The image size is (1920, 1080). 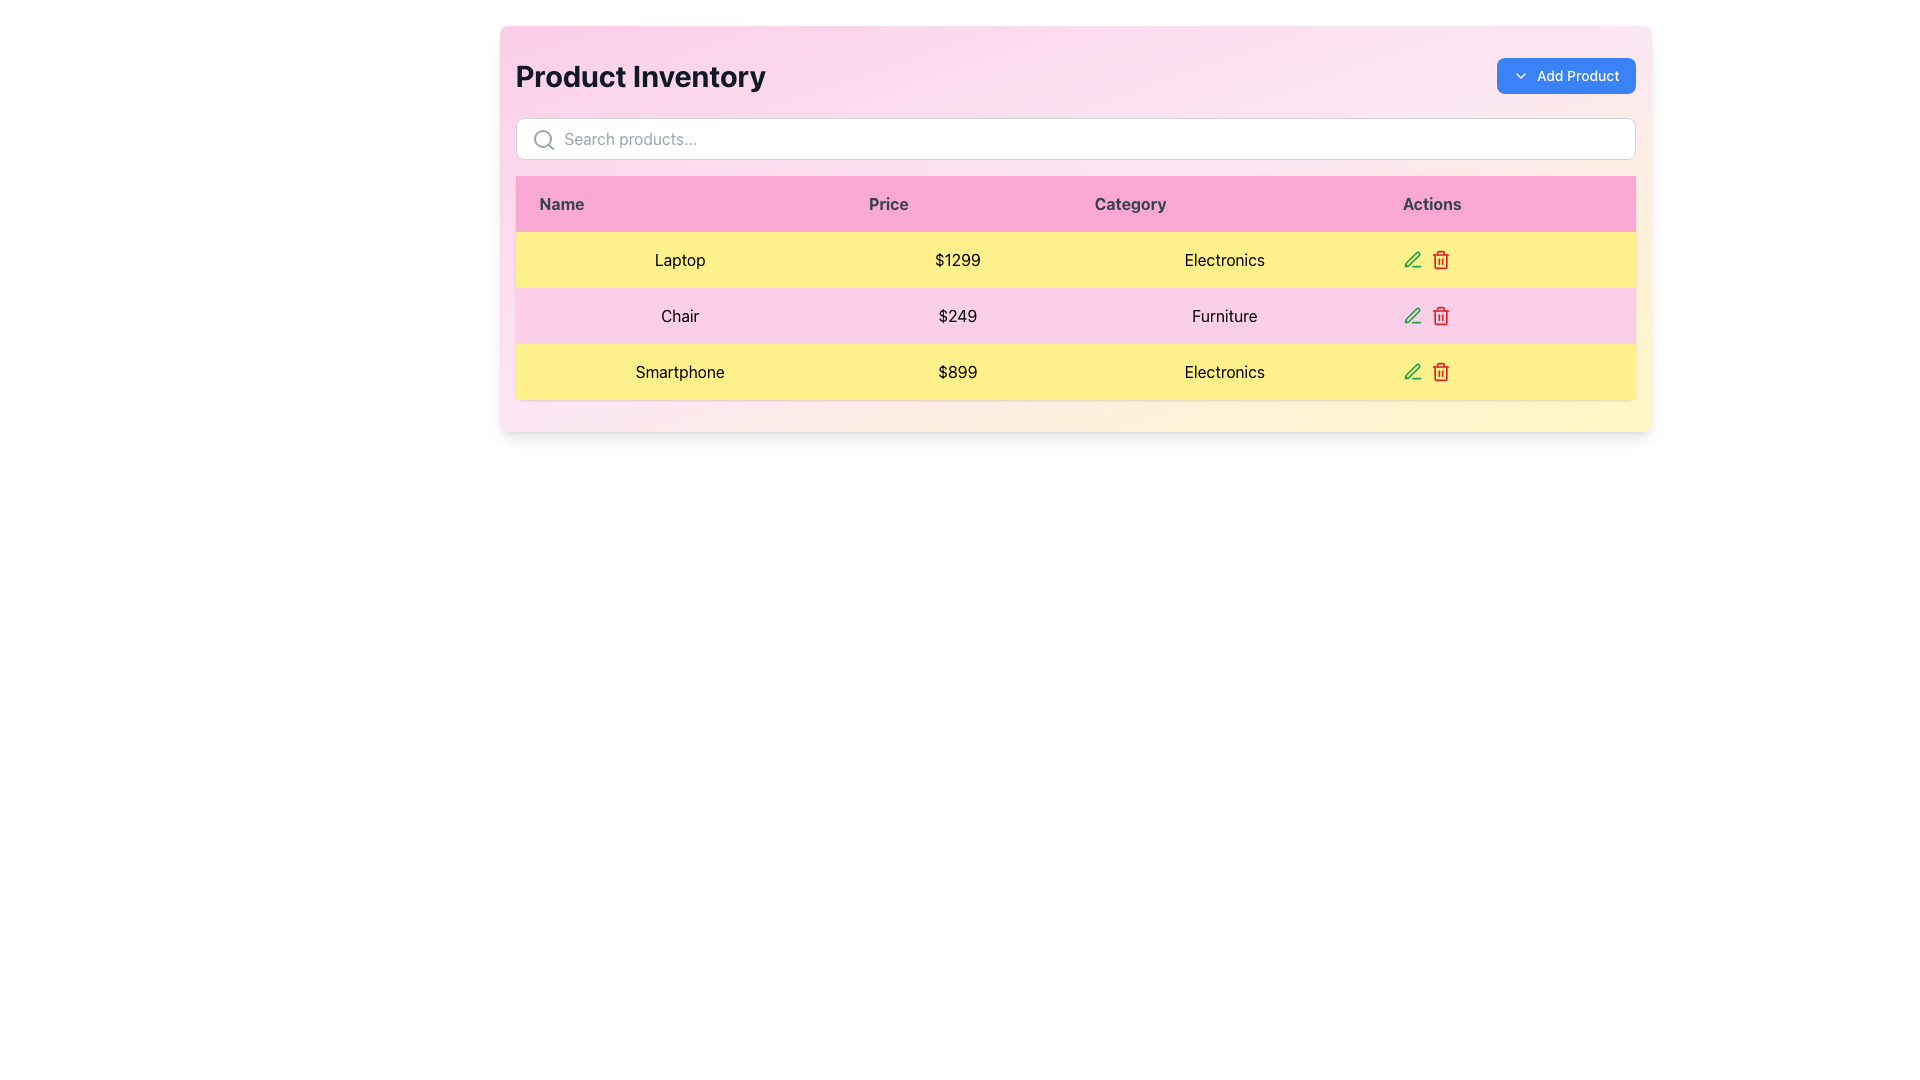 What do you see at coordinates (680, 371) in the screenshot?
I see `the Text Label displaying the product name 'Smartphone' located in the third row and first column of the product inventory table` at bounding box center [680, 371].